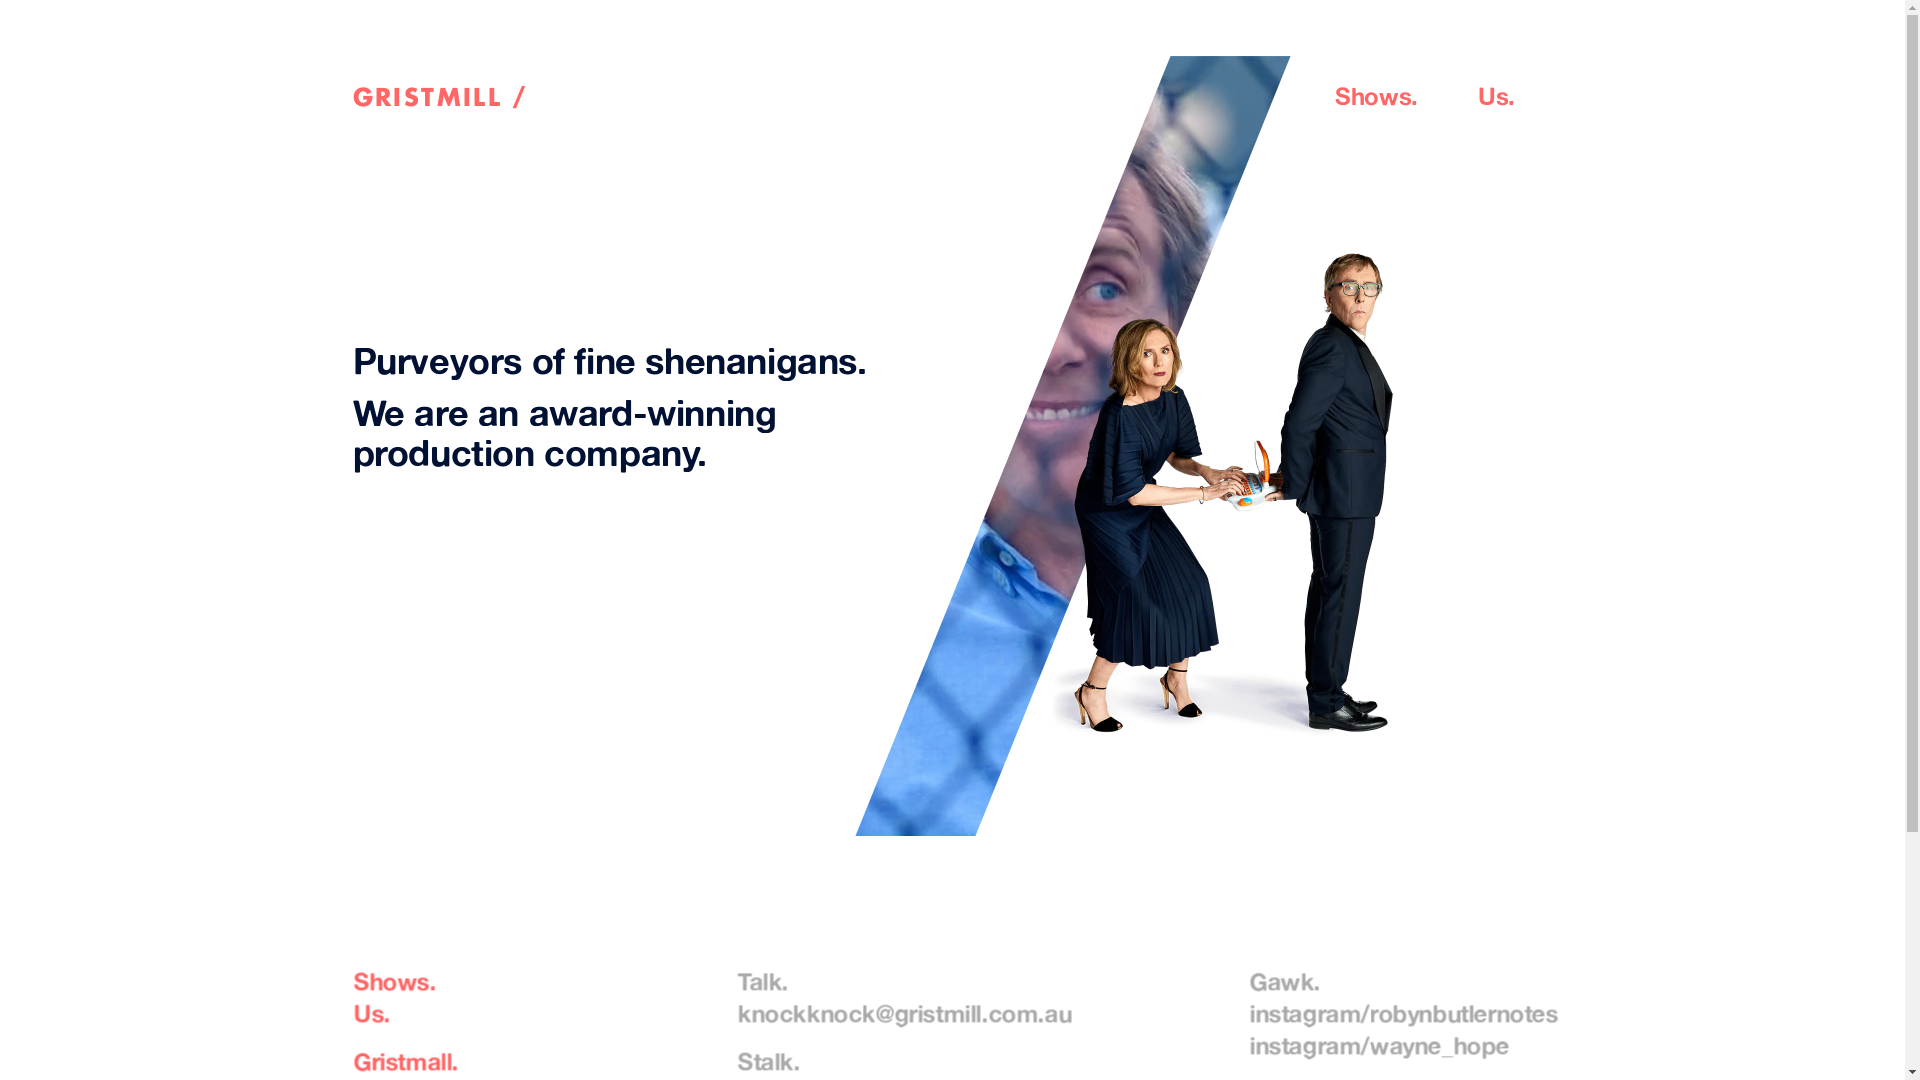  I want to click on 'instagram/robynbutlernotes', so click(1402, 1013).